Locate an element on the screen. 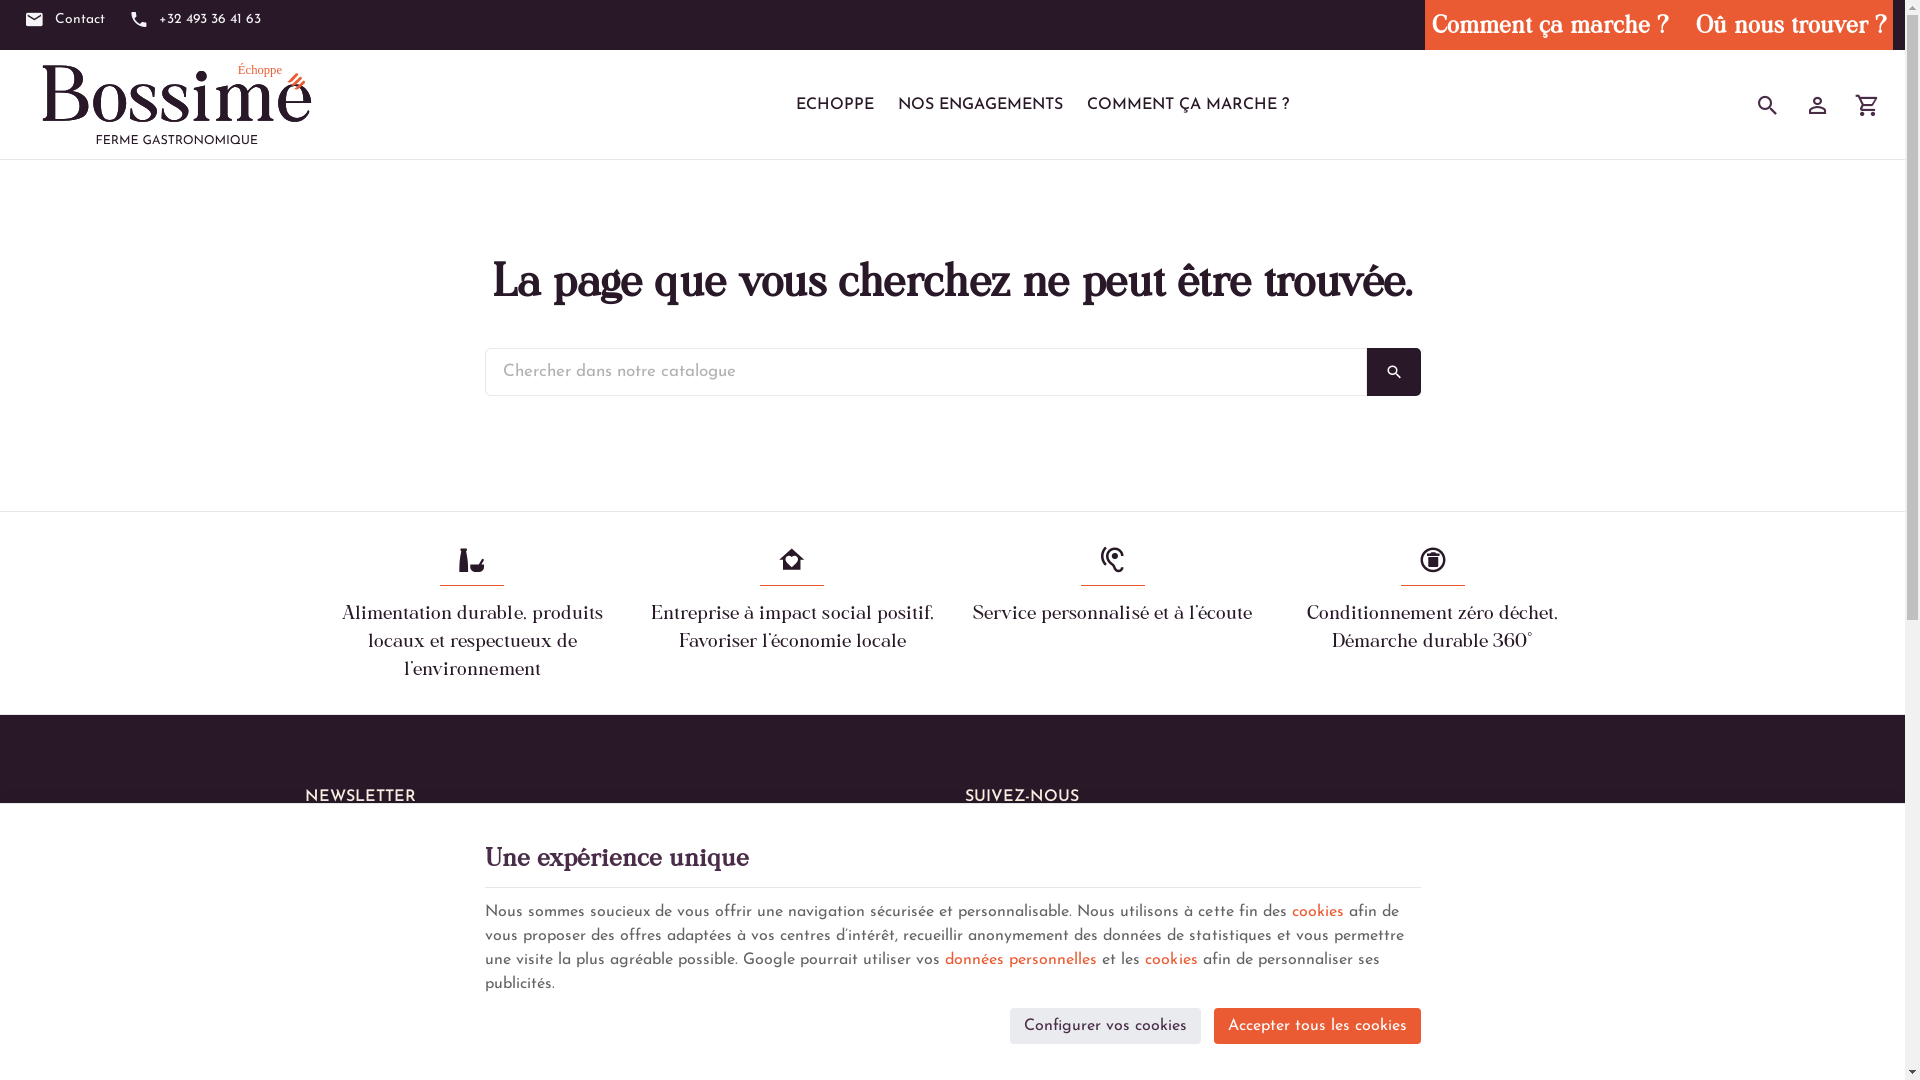  'cookies' is located at coordinates (1145, 959).